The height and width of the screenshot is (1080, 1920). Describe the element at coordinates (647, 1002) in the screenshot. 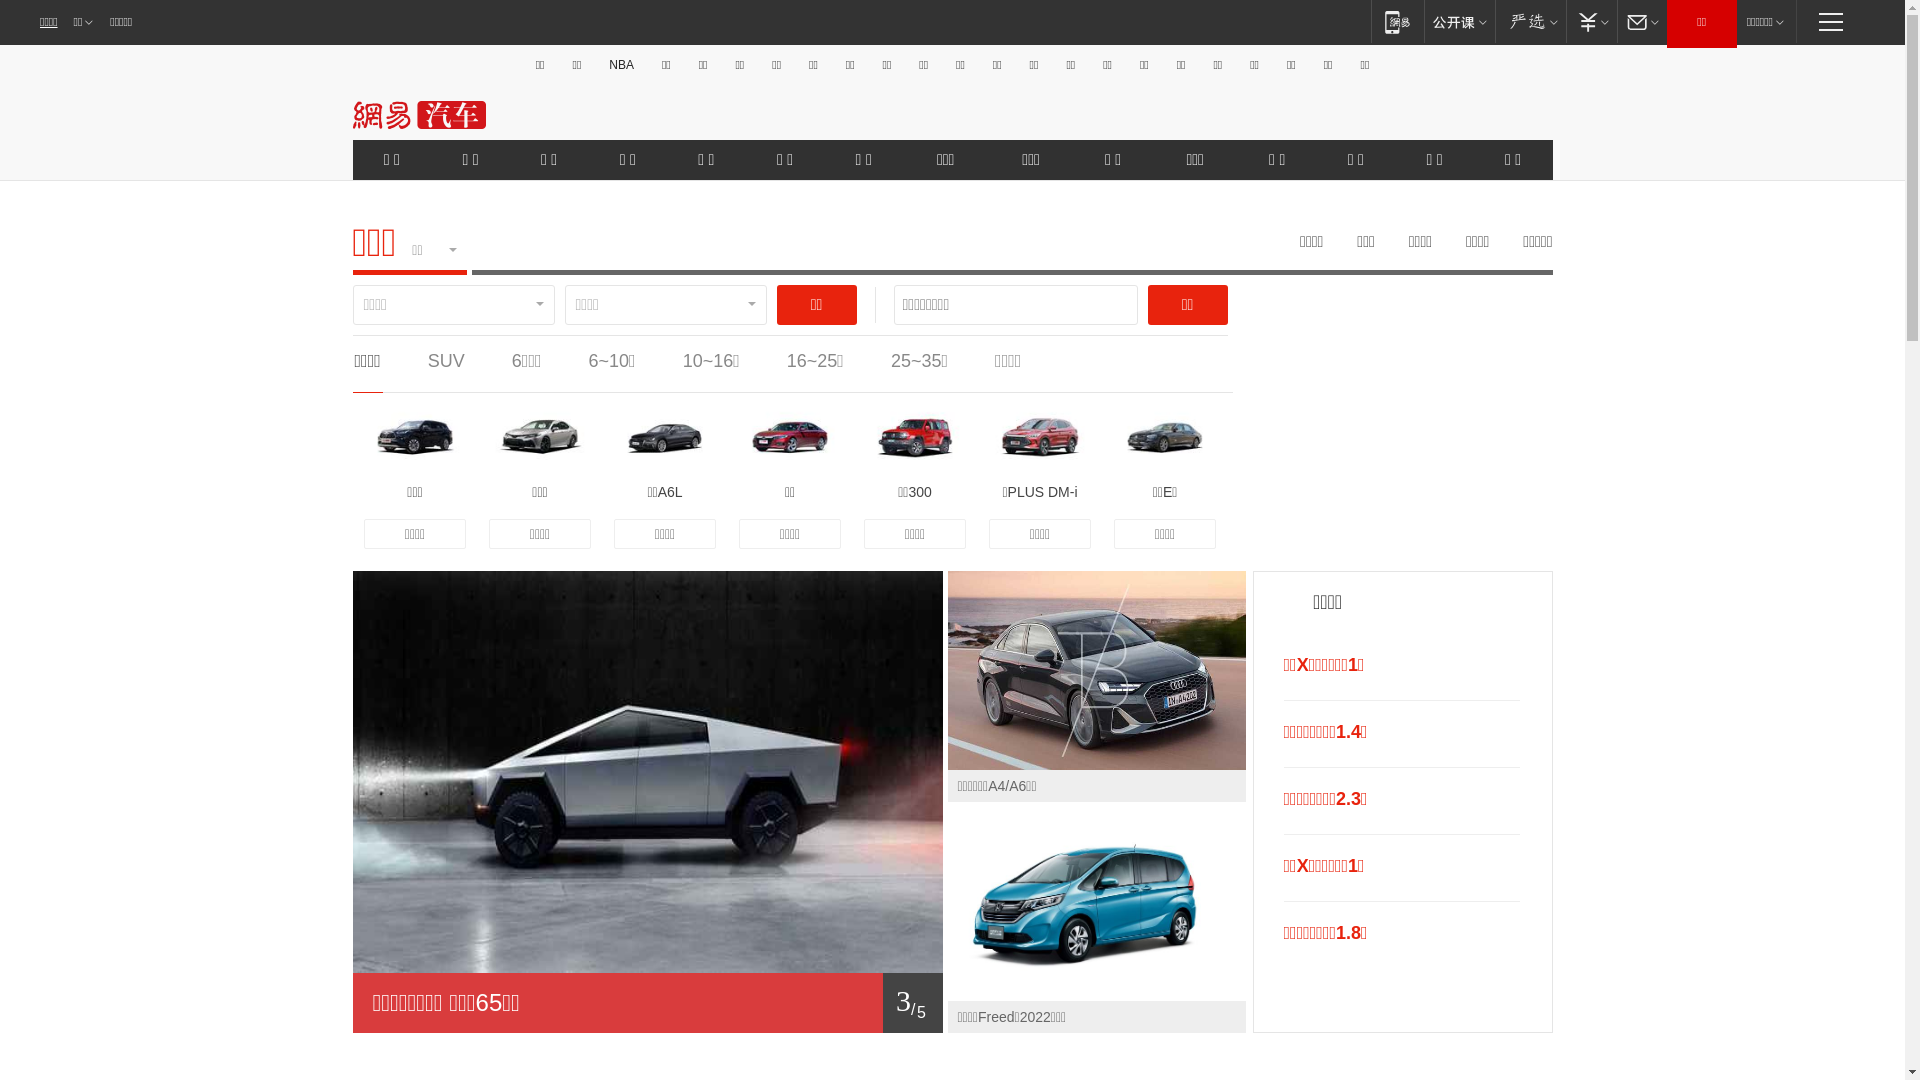

I see `'1/ 5'` at that location.